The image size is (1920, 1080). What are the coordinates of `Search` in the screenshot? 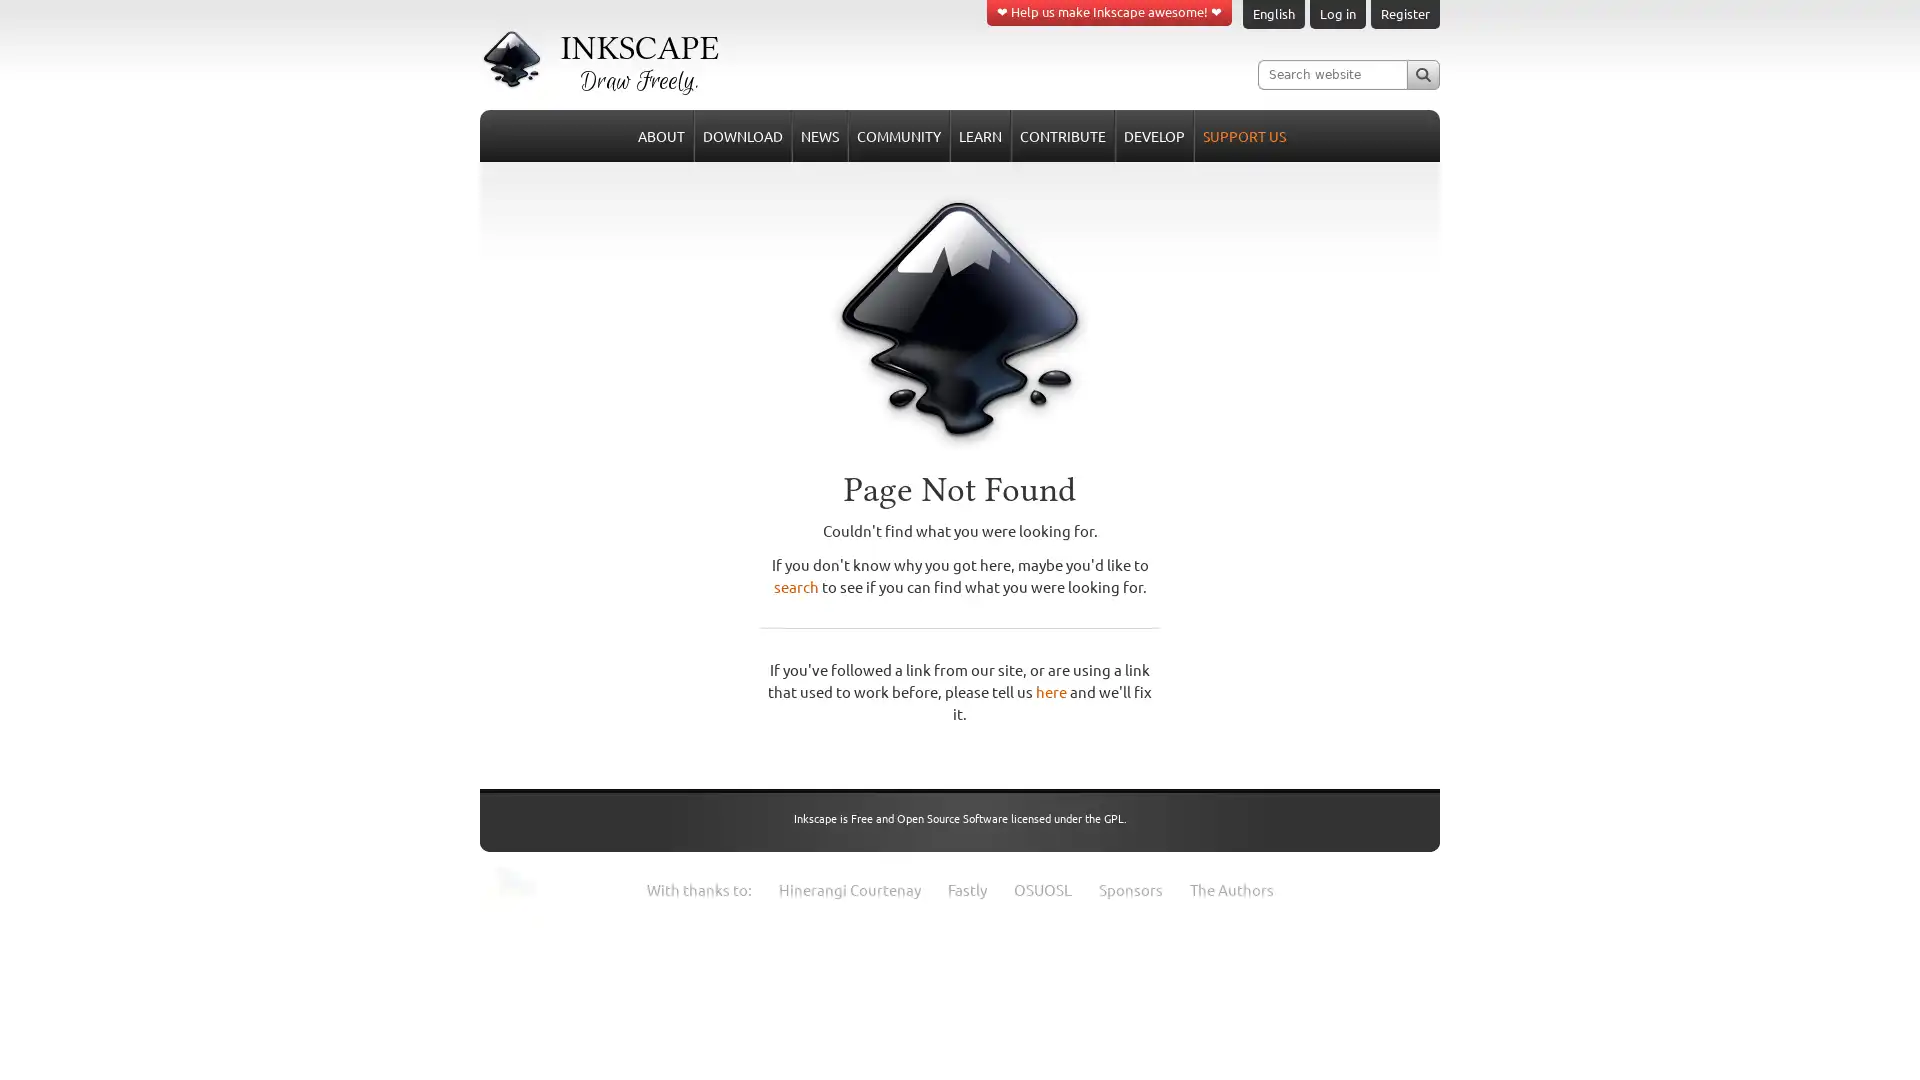 It's located at (1422, 73).